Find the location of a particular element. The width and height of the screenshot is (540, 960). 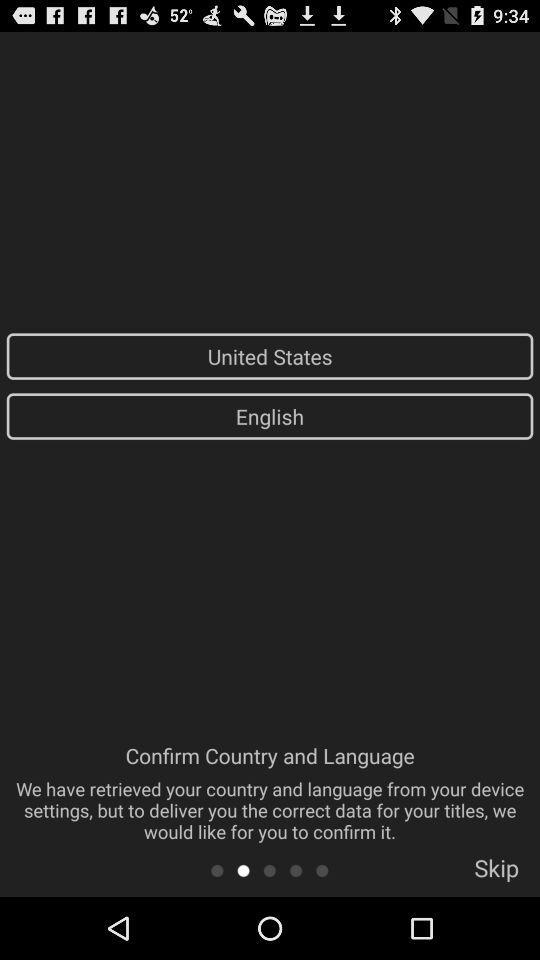

the 4th page is located at coordinates (295, 869).